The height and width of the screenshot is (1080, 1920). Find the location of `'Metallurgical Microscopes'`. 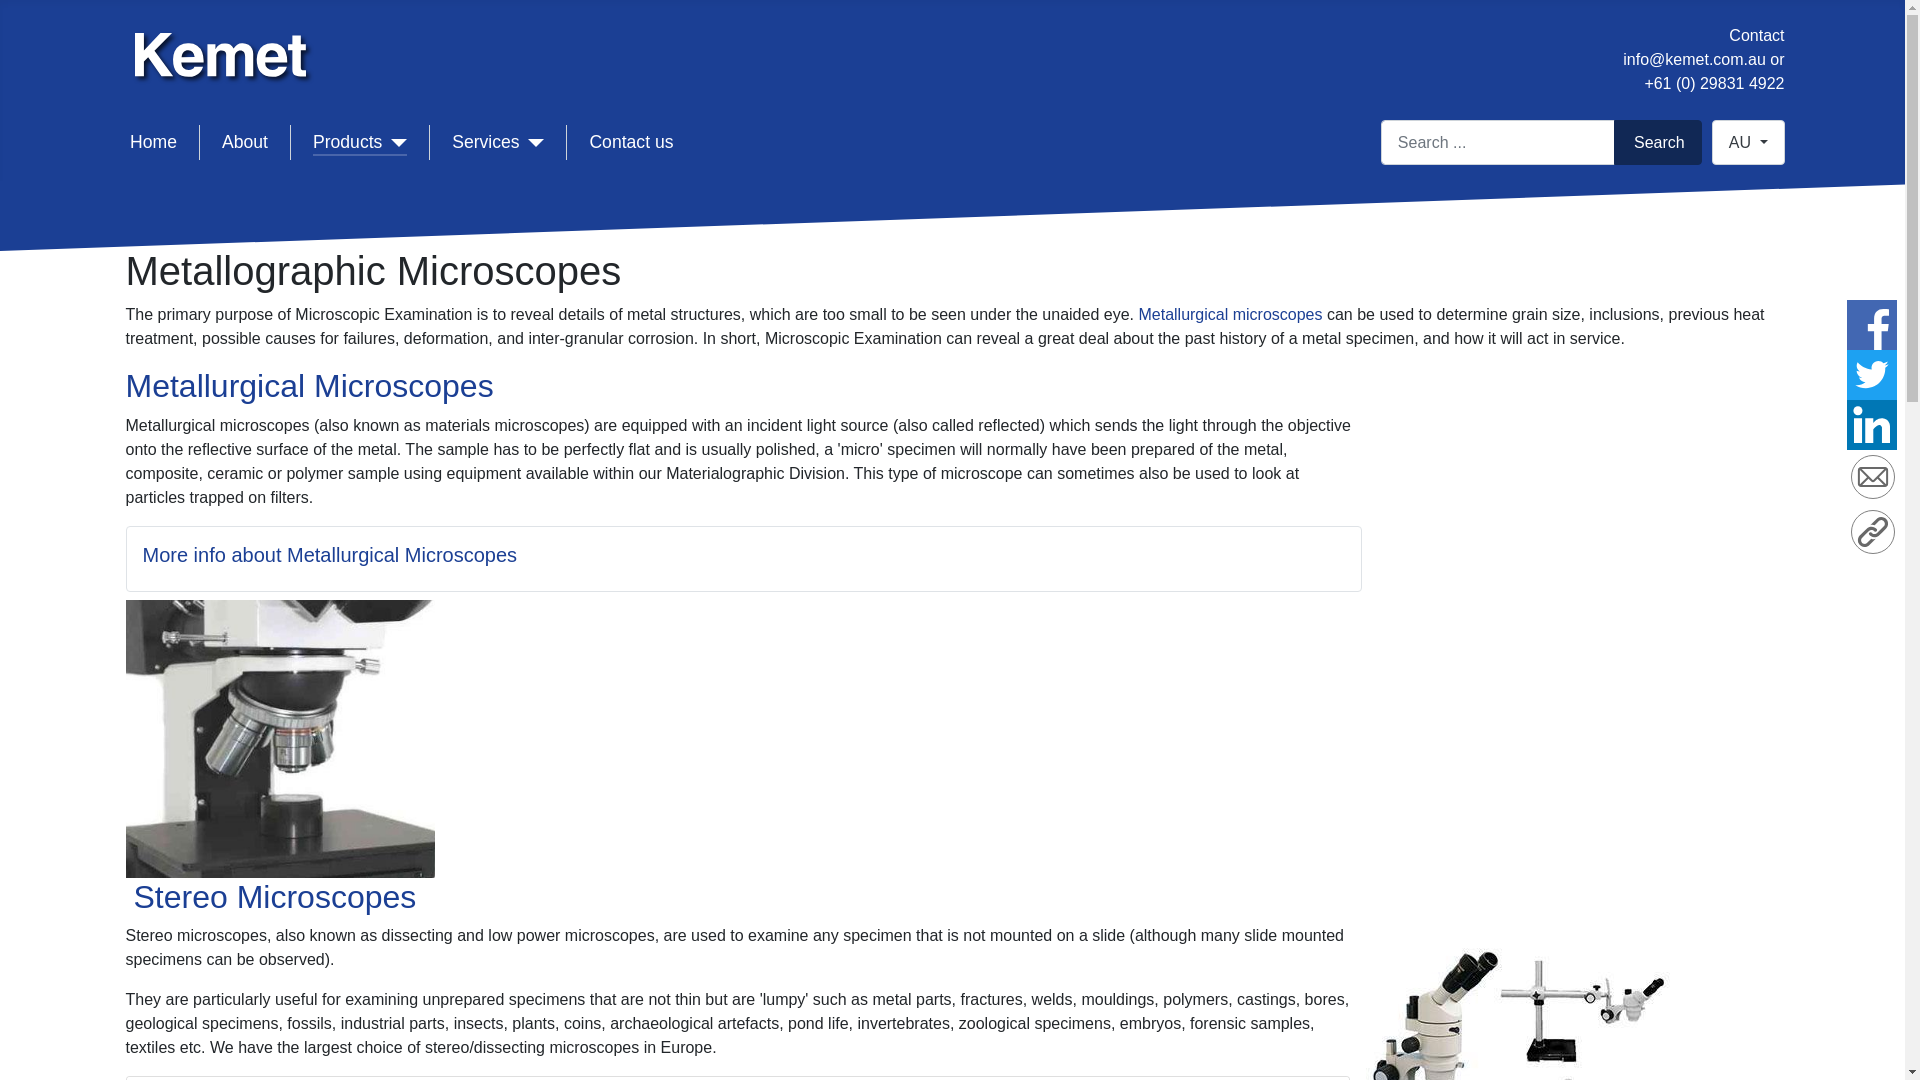

'Metallurgical Microscopes' is located at coordinates (309, 385).